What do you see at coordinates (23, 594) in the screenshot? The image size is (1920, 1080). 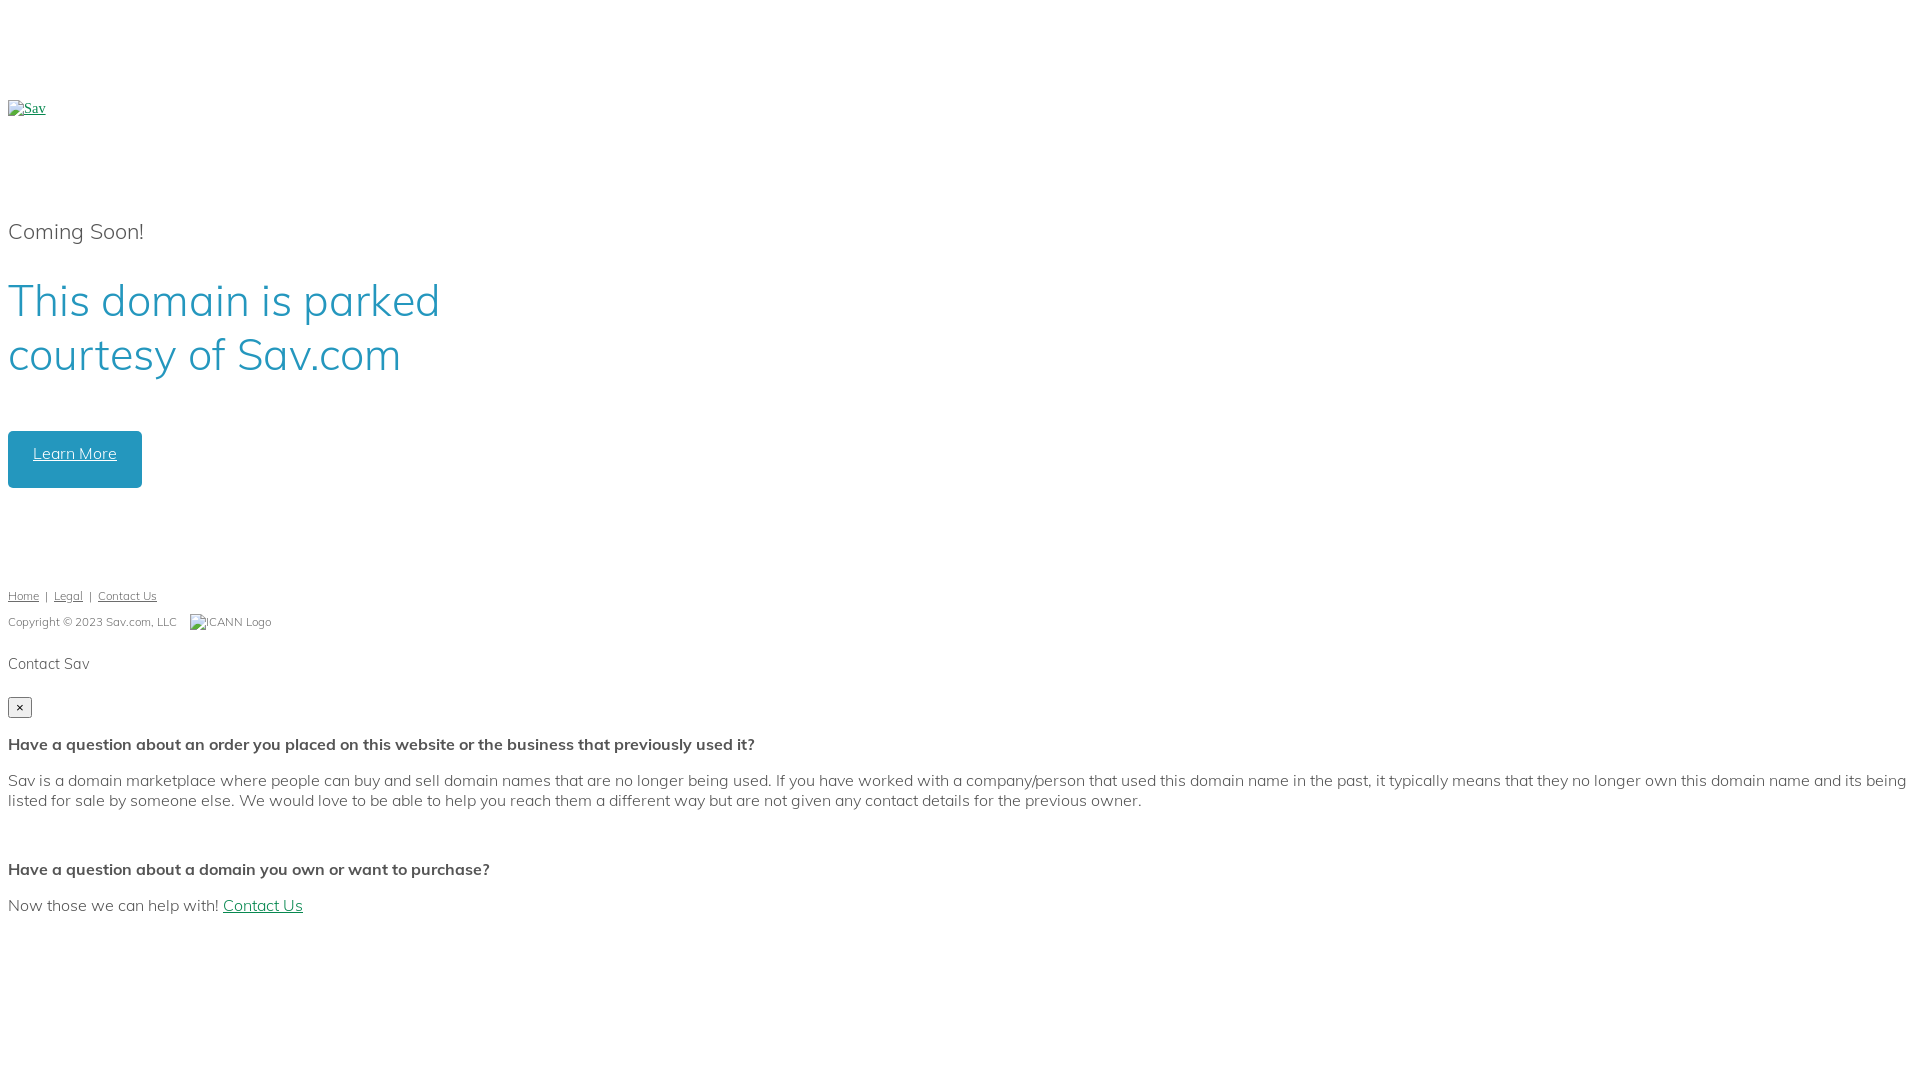 I see `'Home'` at bounding box center [23, 594].